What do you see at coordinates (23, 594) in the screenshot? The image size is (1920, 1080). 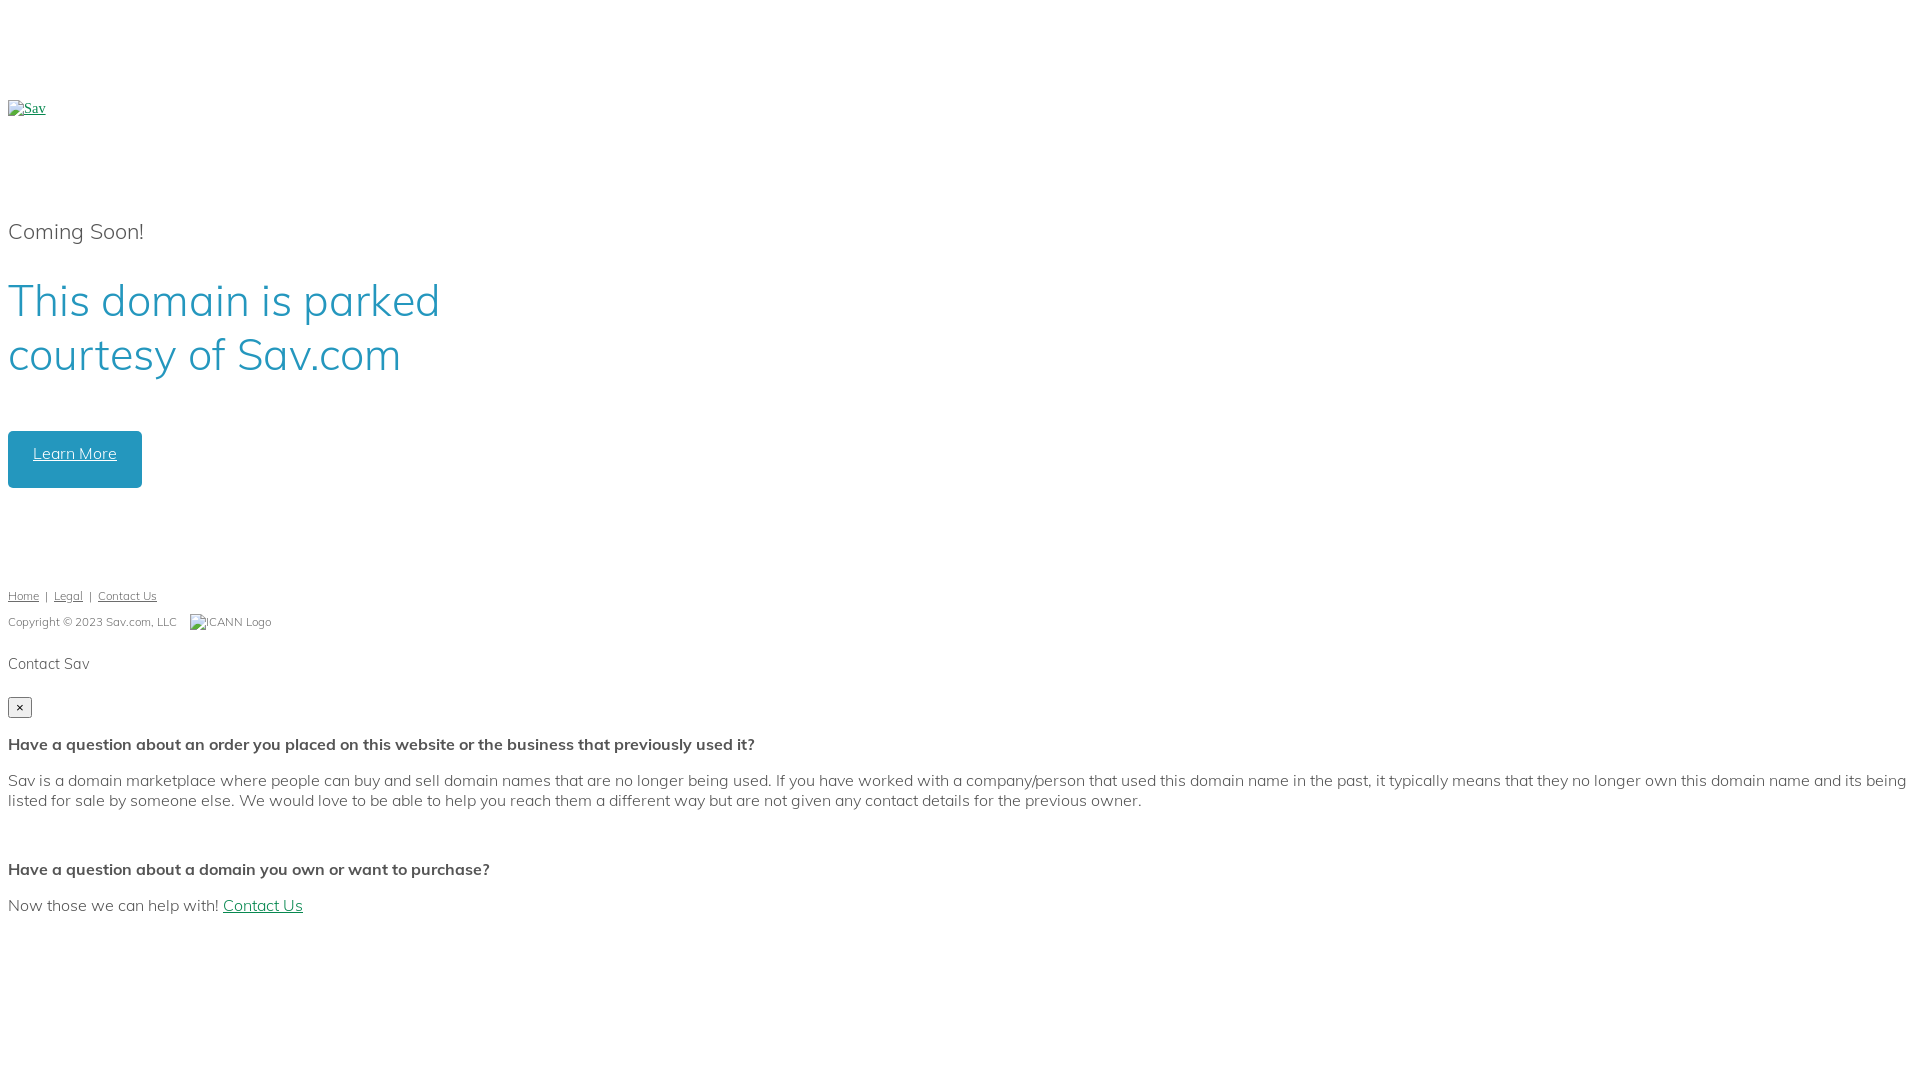 I see `'Home'` at bounding box center [23, 594].